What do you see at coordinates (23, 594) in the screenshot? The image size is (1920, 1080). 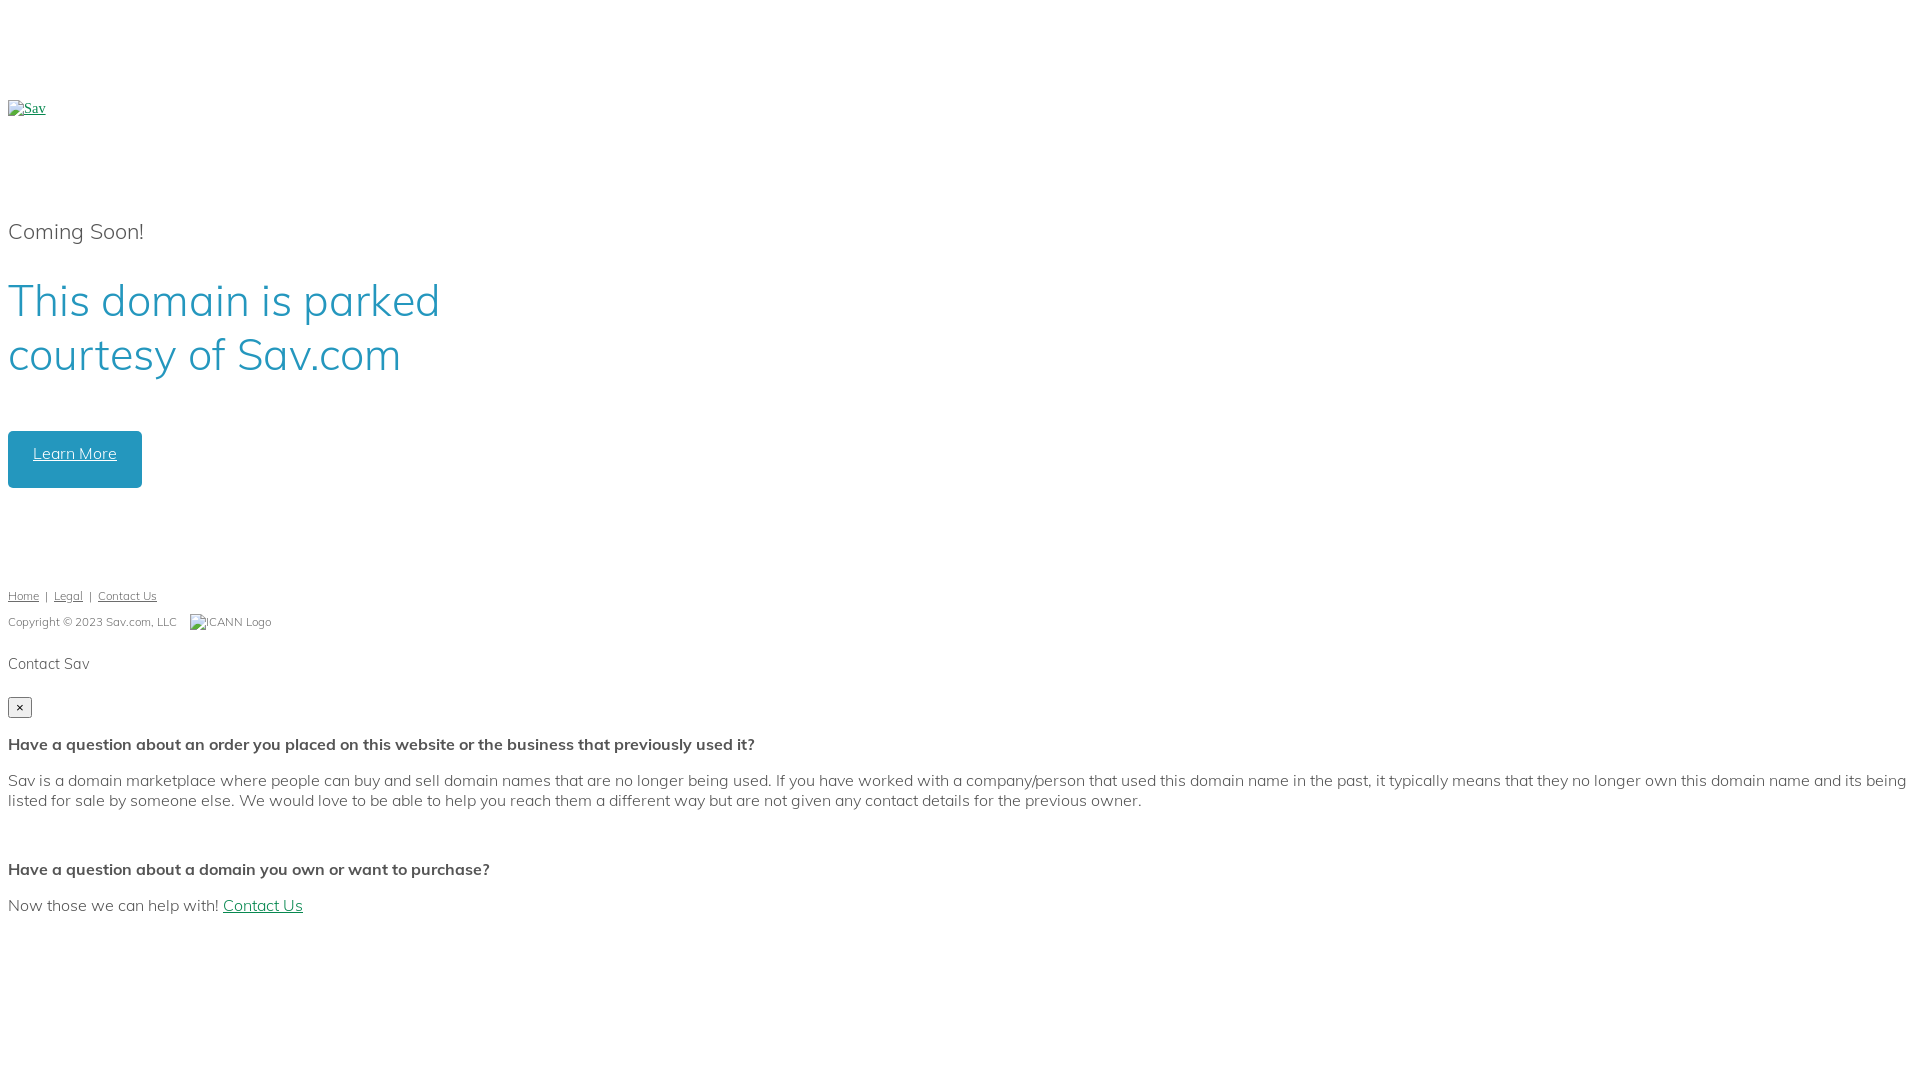 I see `'Home'` at bounding box center [23, 594].